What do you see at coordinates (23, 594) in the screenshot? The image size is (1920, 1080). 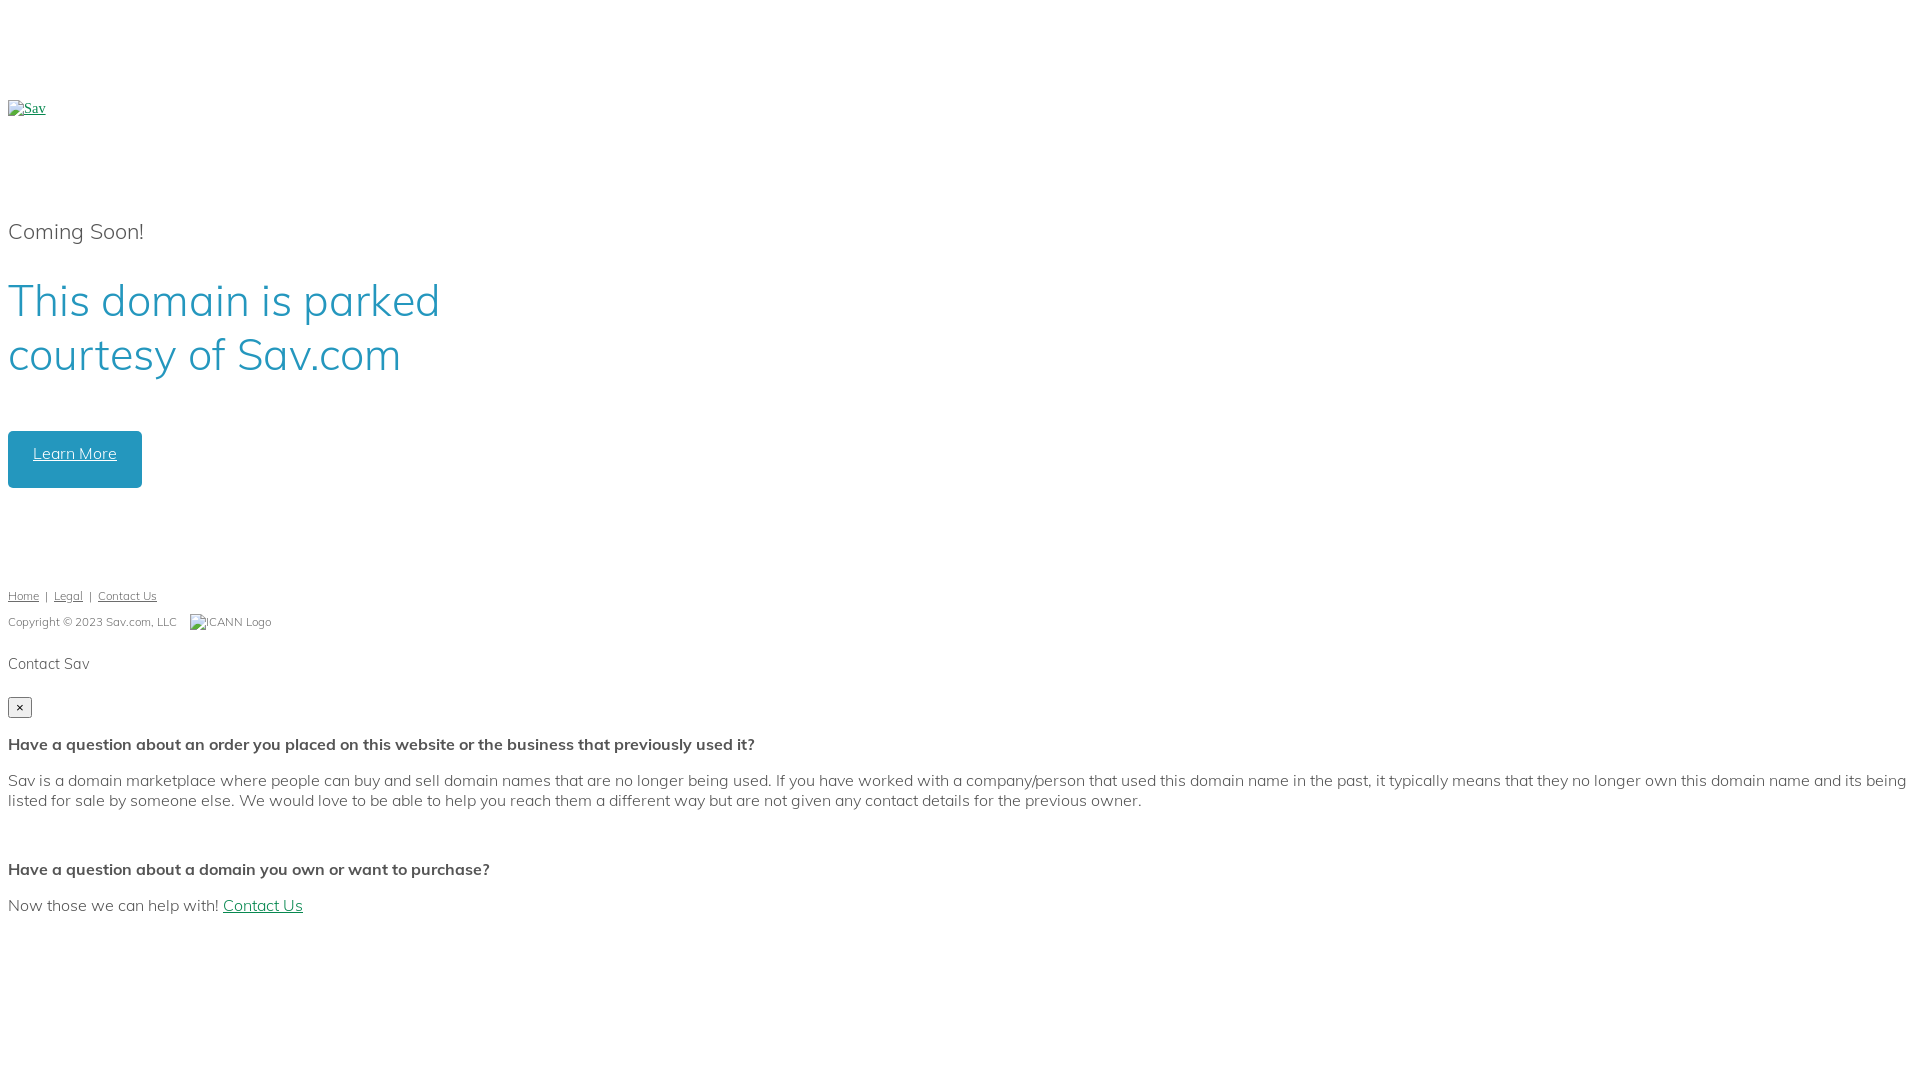 I see `'Home'` at bounding box center [23, 594].